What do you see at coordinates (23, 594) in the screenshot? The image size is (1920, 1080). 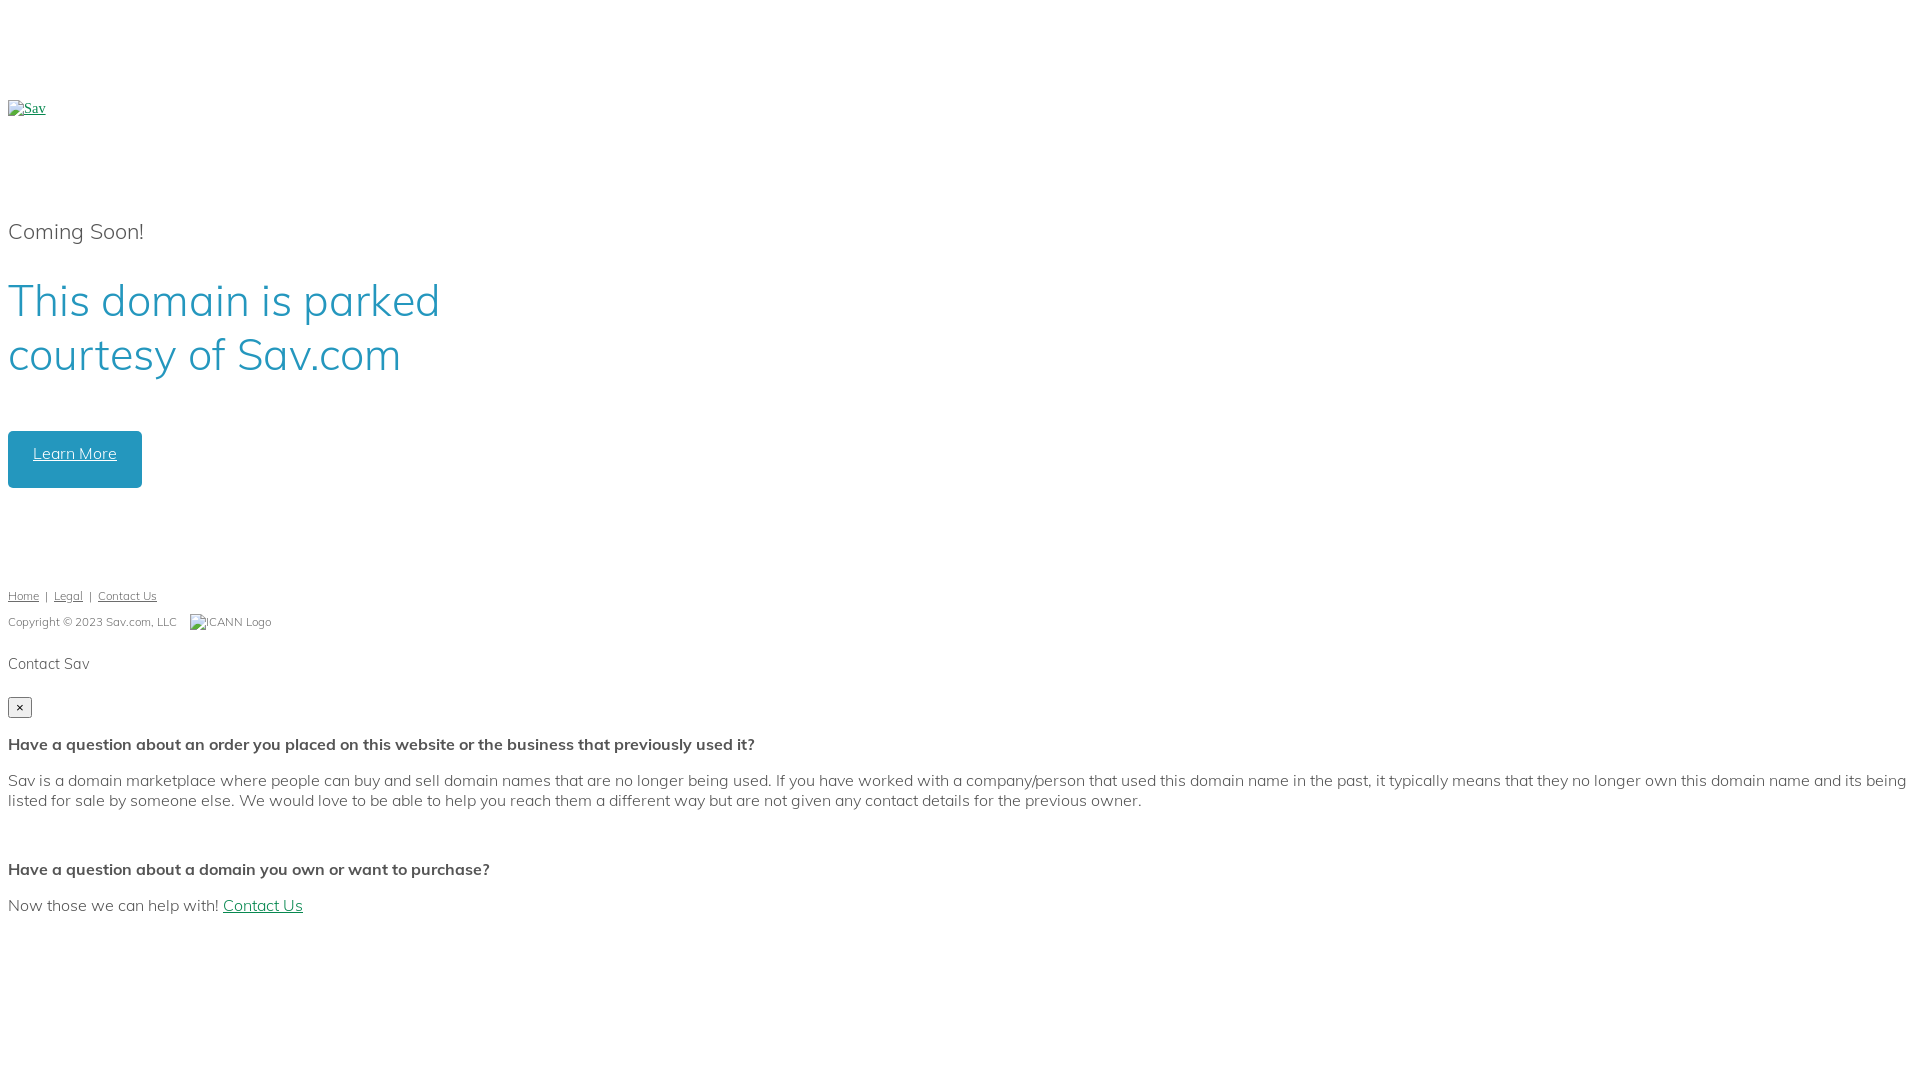 I see `'Home'` at bounding box center [23, 594].